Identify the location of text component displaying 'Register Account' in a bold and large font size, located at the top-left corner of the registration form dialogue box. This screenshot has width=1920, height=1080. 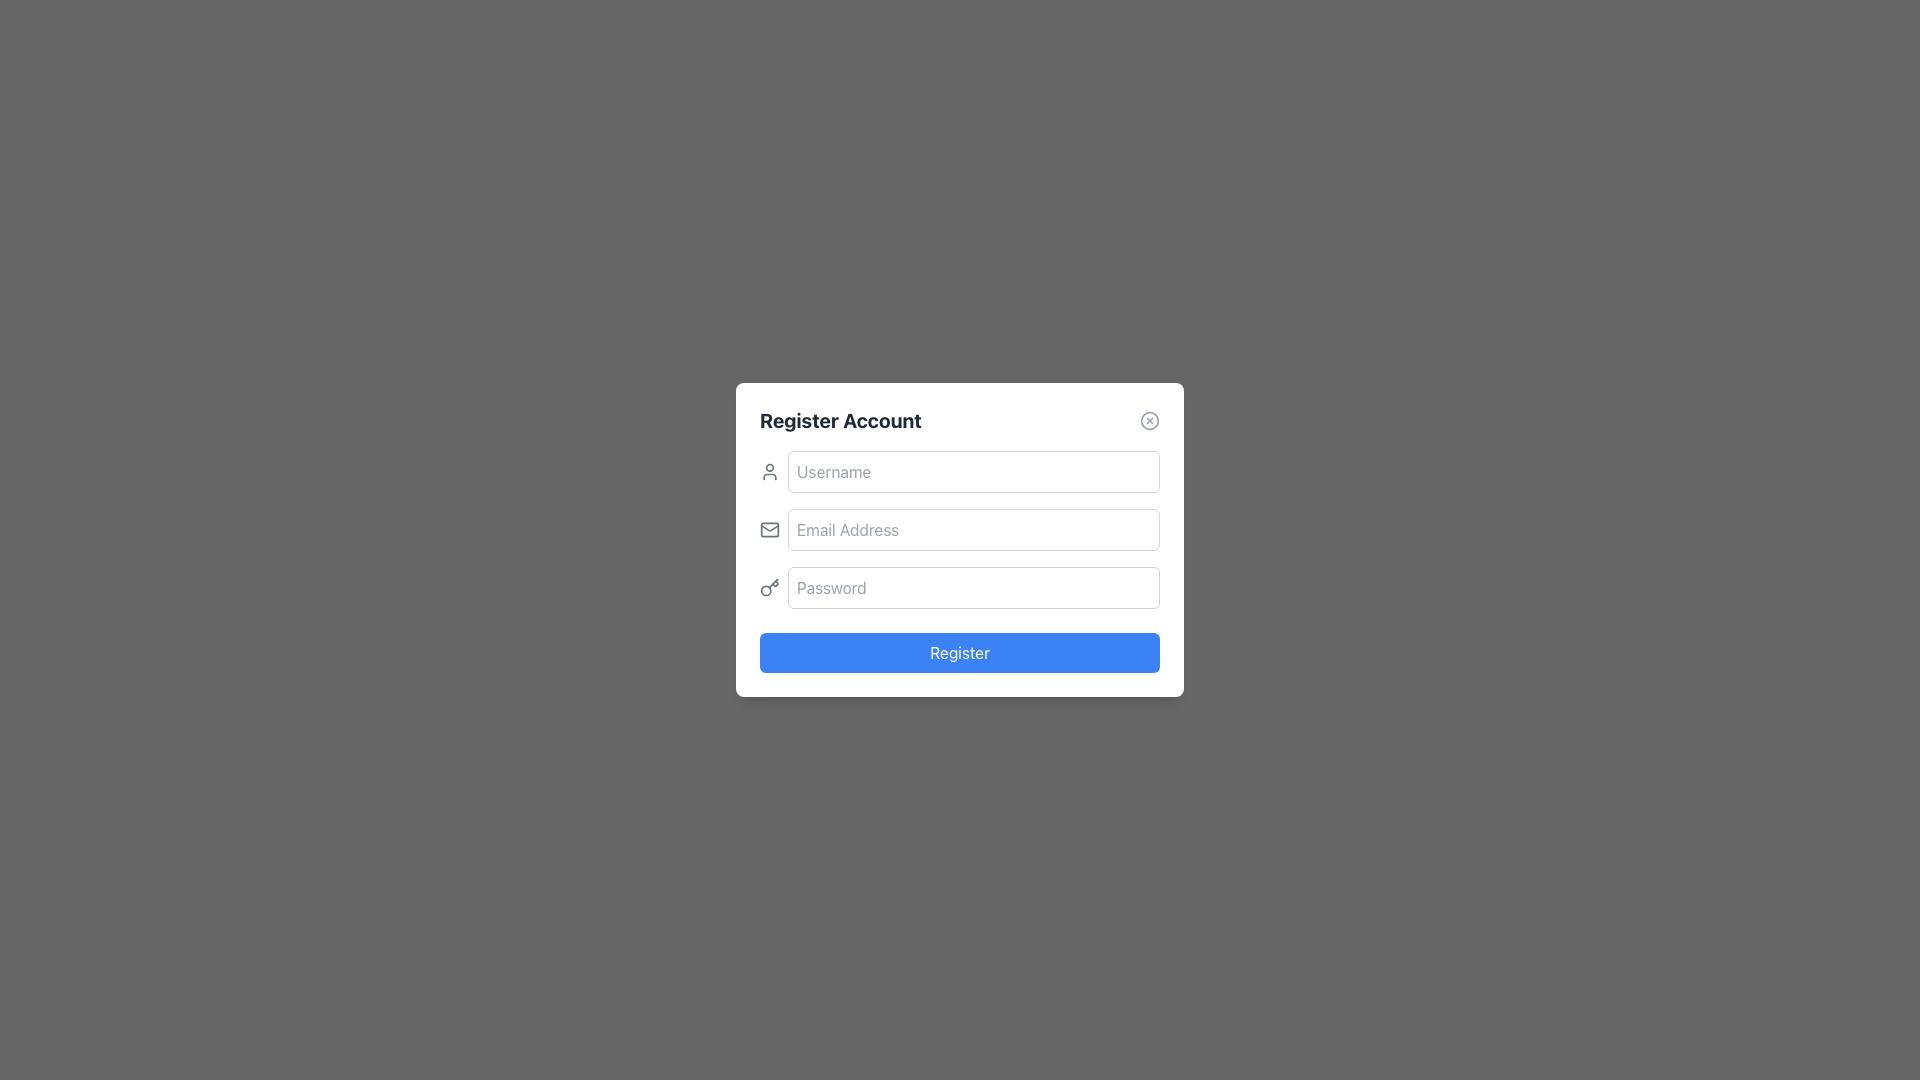
(840, 419).